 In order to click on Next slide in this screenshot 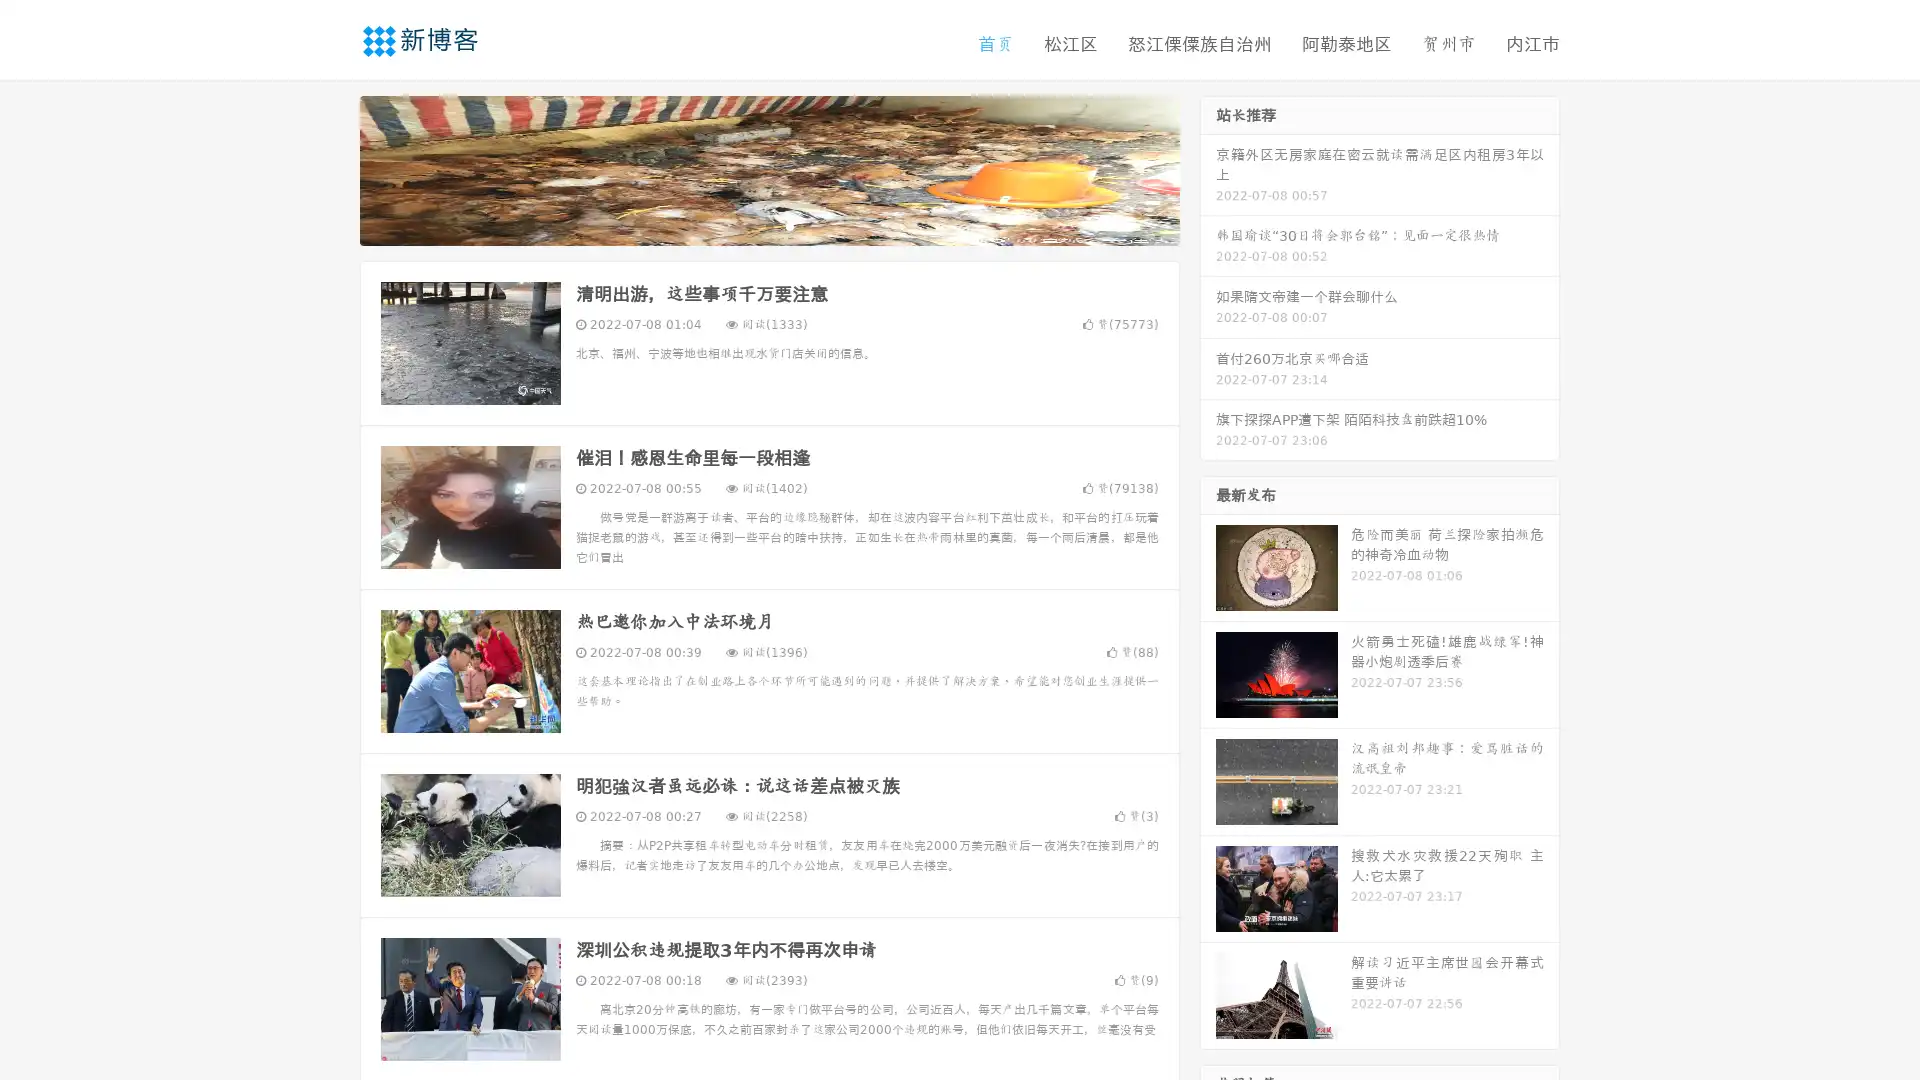, I will do `click(1208, 168)`.